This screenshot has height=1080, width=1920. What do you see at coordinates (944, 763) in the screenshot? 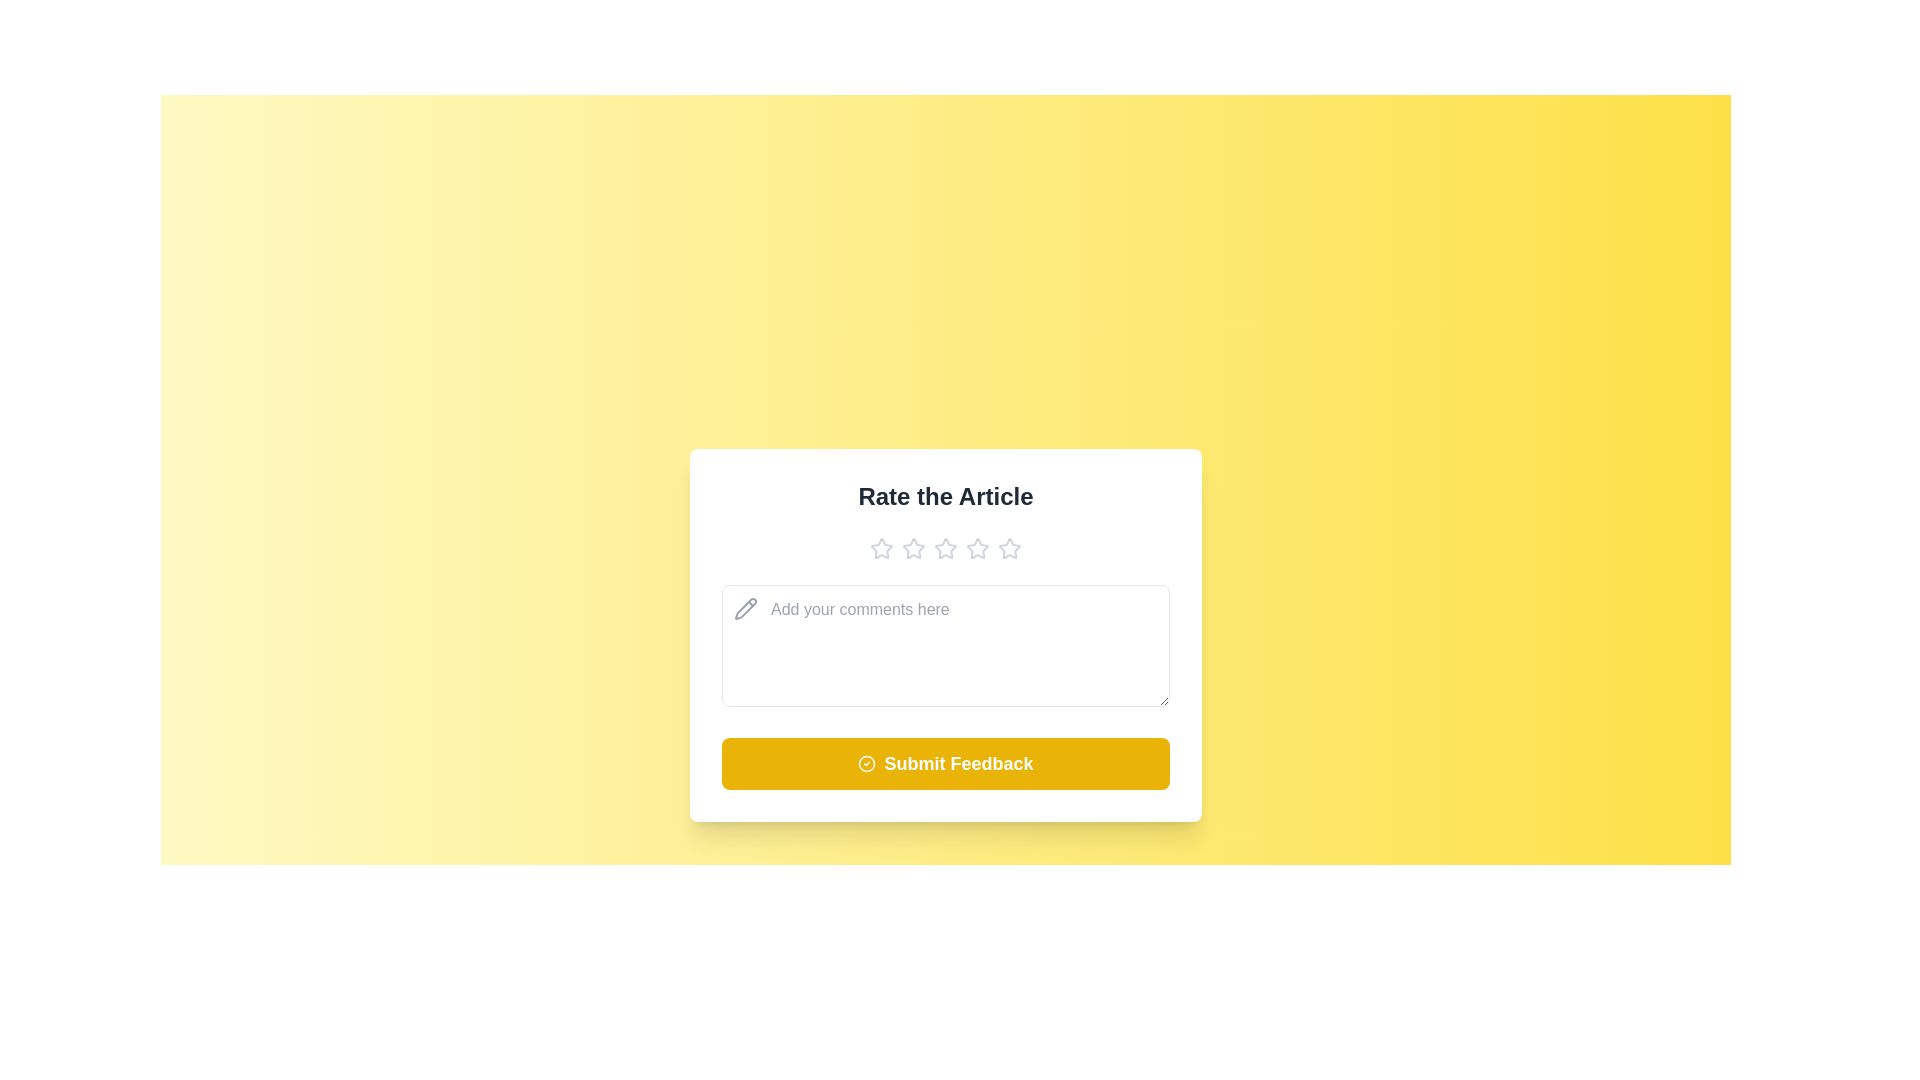
I see `the 'Submit Feedback' button, which is a rectangular button with a yellow background and white text, located at the bottom of the 'Rate the Article' section` at bounding box center [944, 763].